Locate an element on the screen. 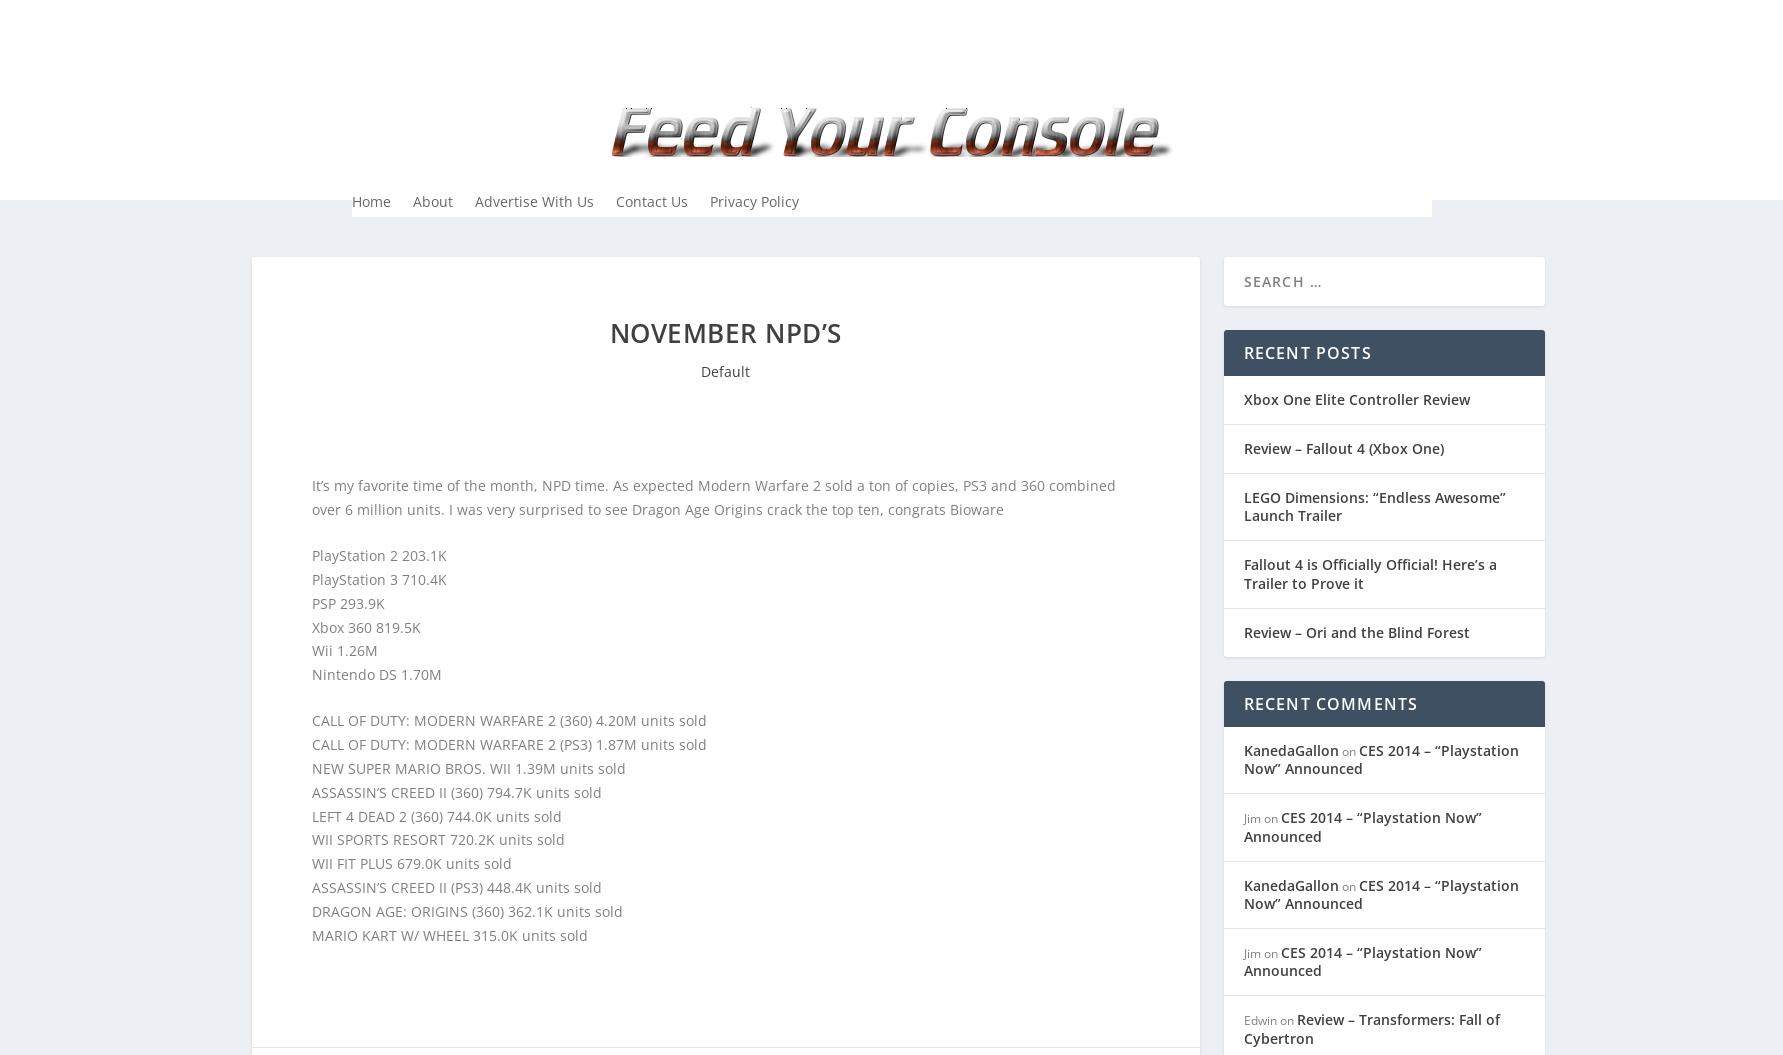  'ASSASSIN’S CREED II (PS3) 448.4K units sold' is located at coordinates (455, 885).